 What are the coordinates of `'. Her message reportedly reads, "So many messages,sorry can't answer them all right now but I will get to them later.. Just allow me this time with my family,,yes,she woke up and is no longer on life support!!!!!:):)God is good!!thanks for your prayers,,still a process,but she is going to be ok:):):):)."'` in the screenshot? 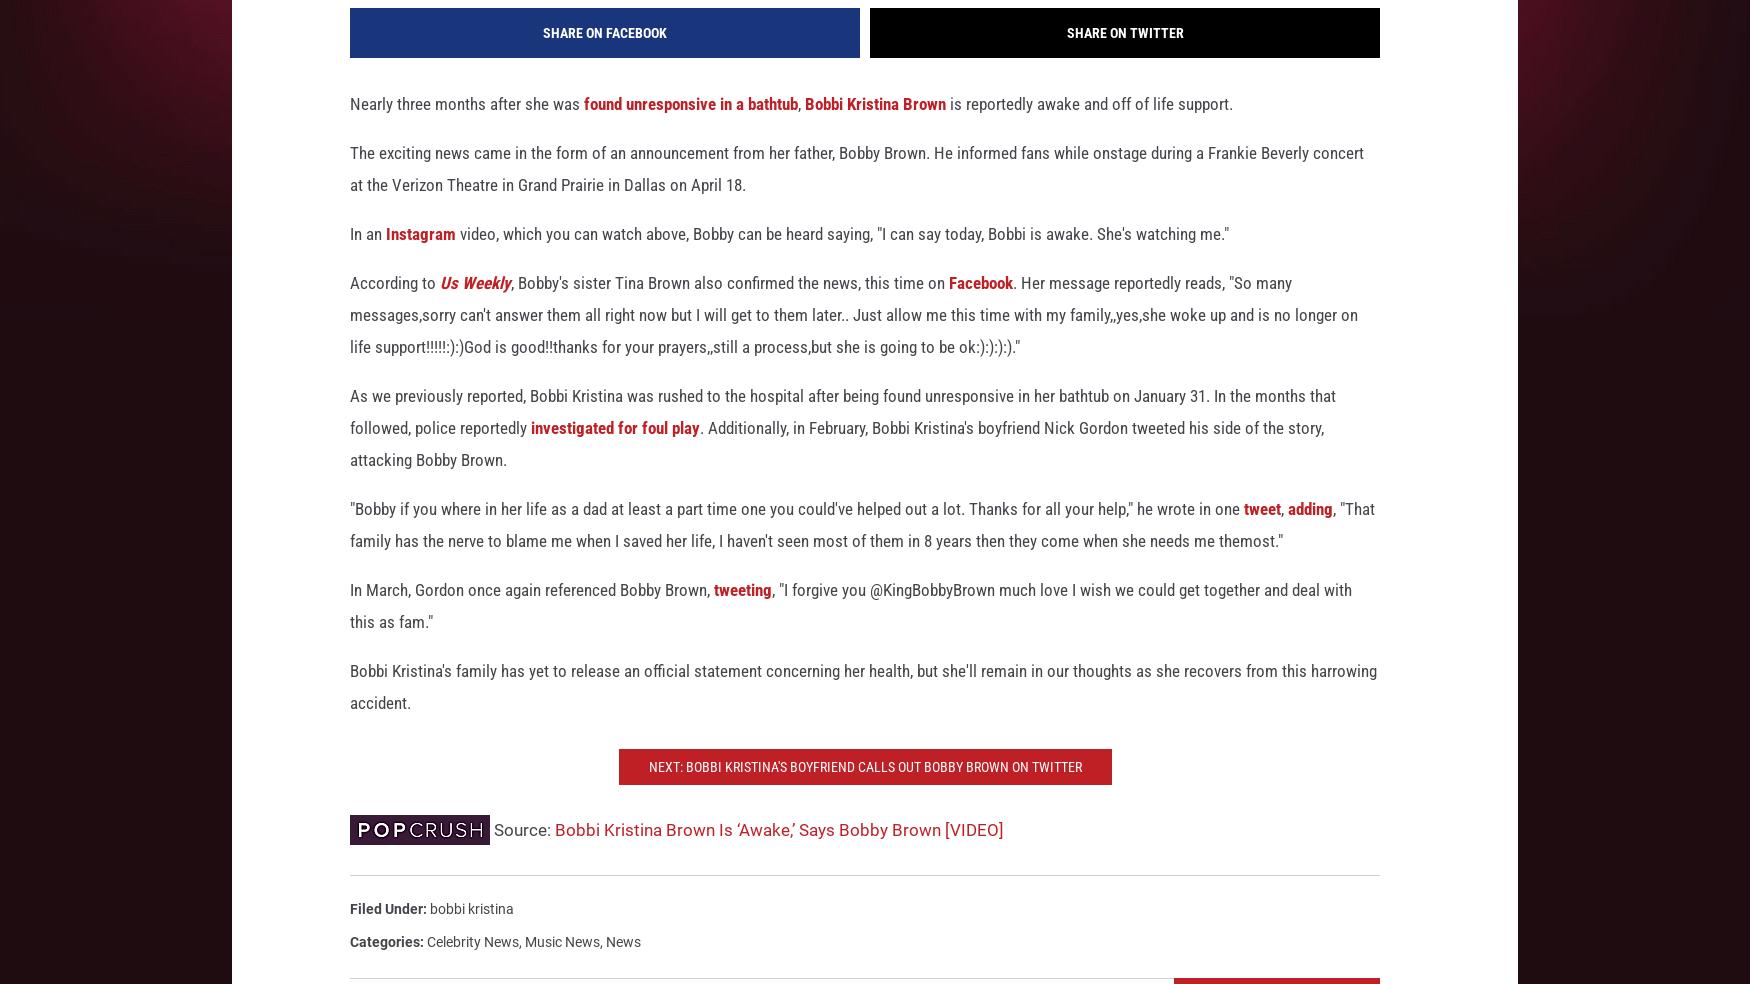 It's located at (854, 341).